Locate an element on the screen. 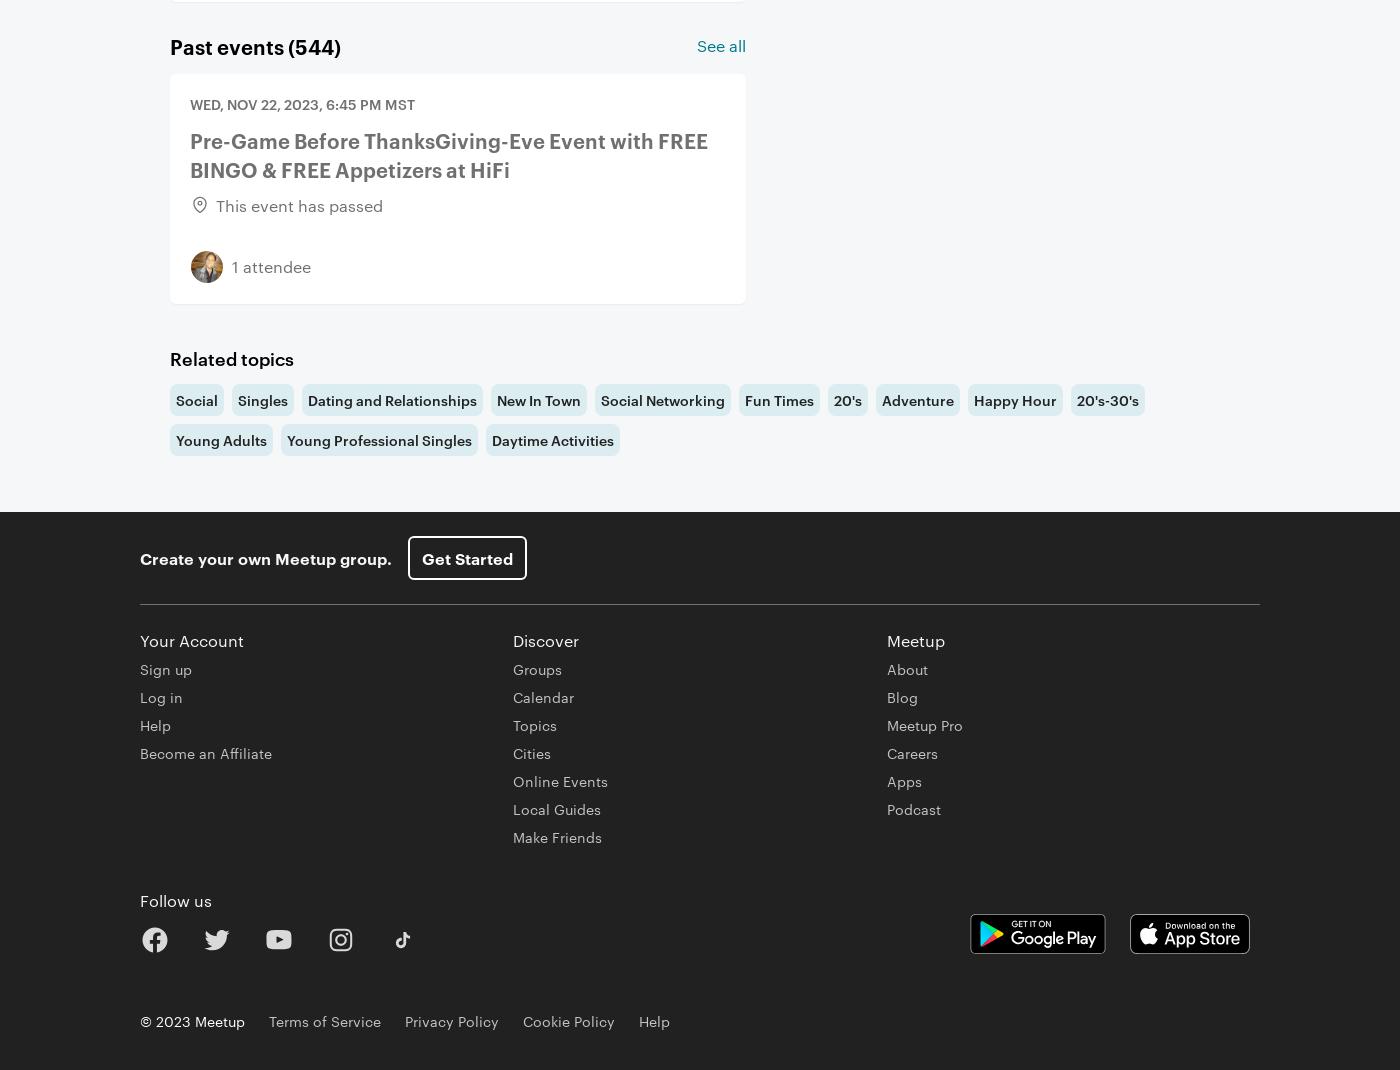 The image size is (1400, 1070). 'Singles' is located at coordinates (263, 398).